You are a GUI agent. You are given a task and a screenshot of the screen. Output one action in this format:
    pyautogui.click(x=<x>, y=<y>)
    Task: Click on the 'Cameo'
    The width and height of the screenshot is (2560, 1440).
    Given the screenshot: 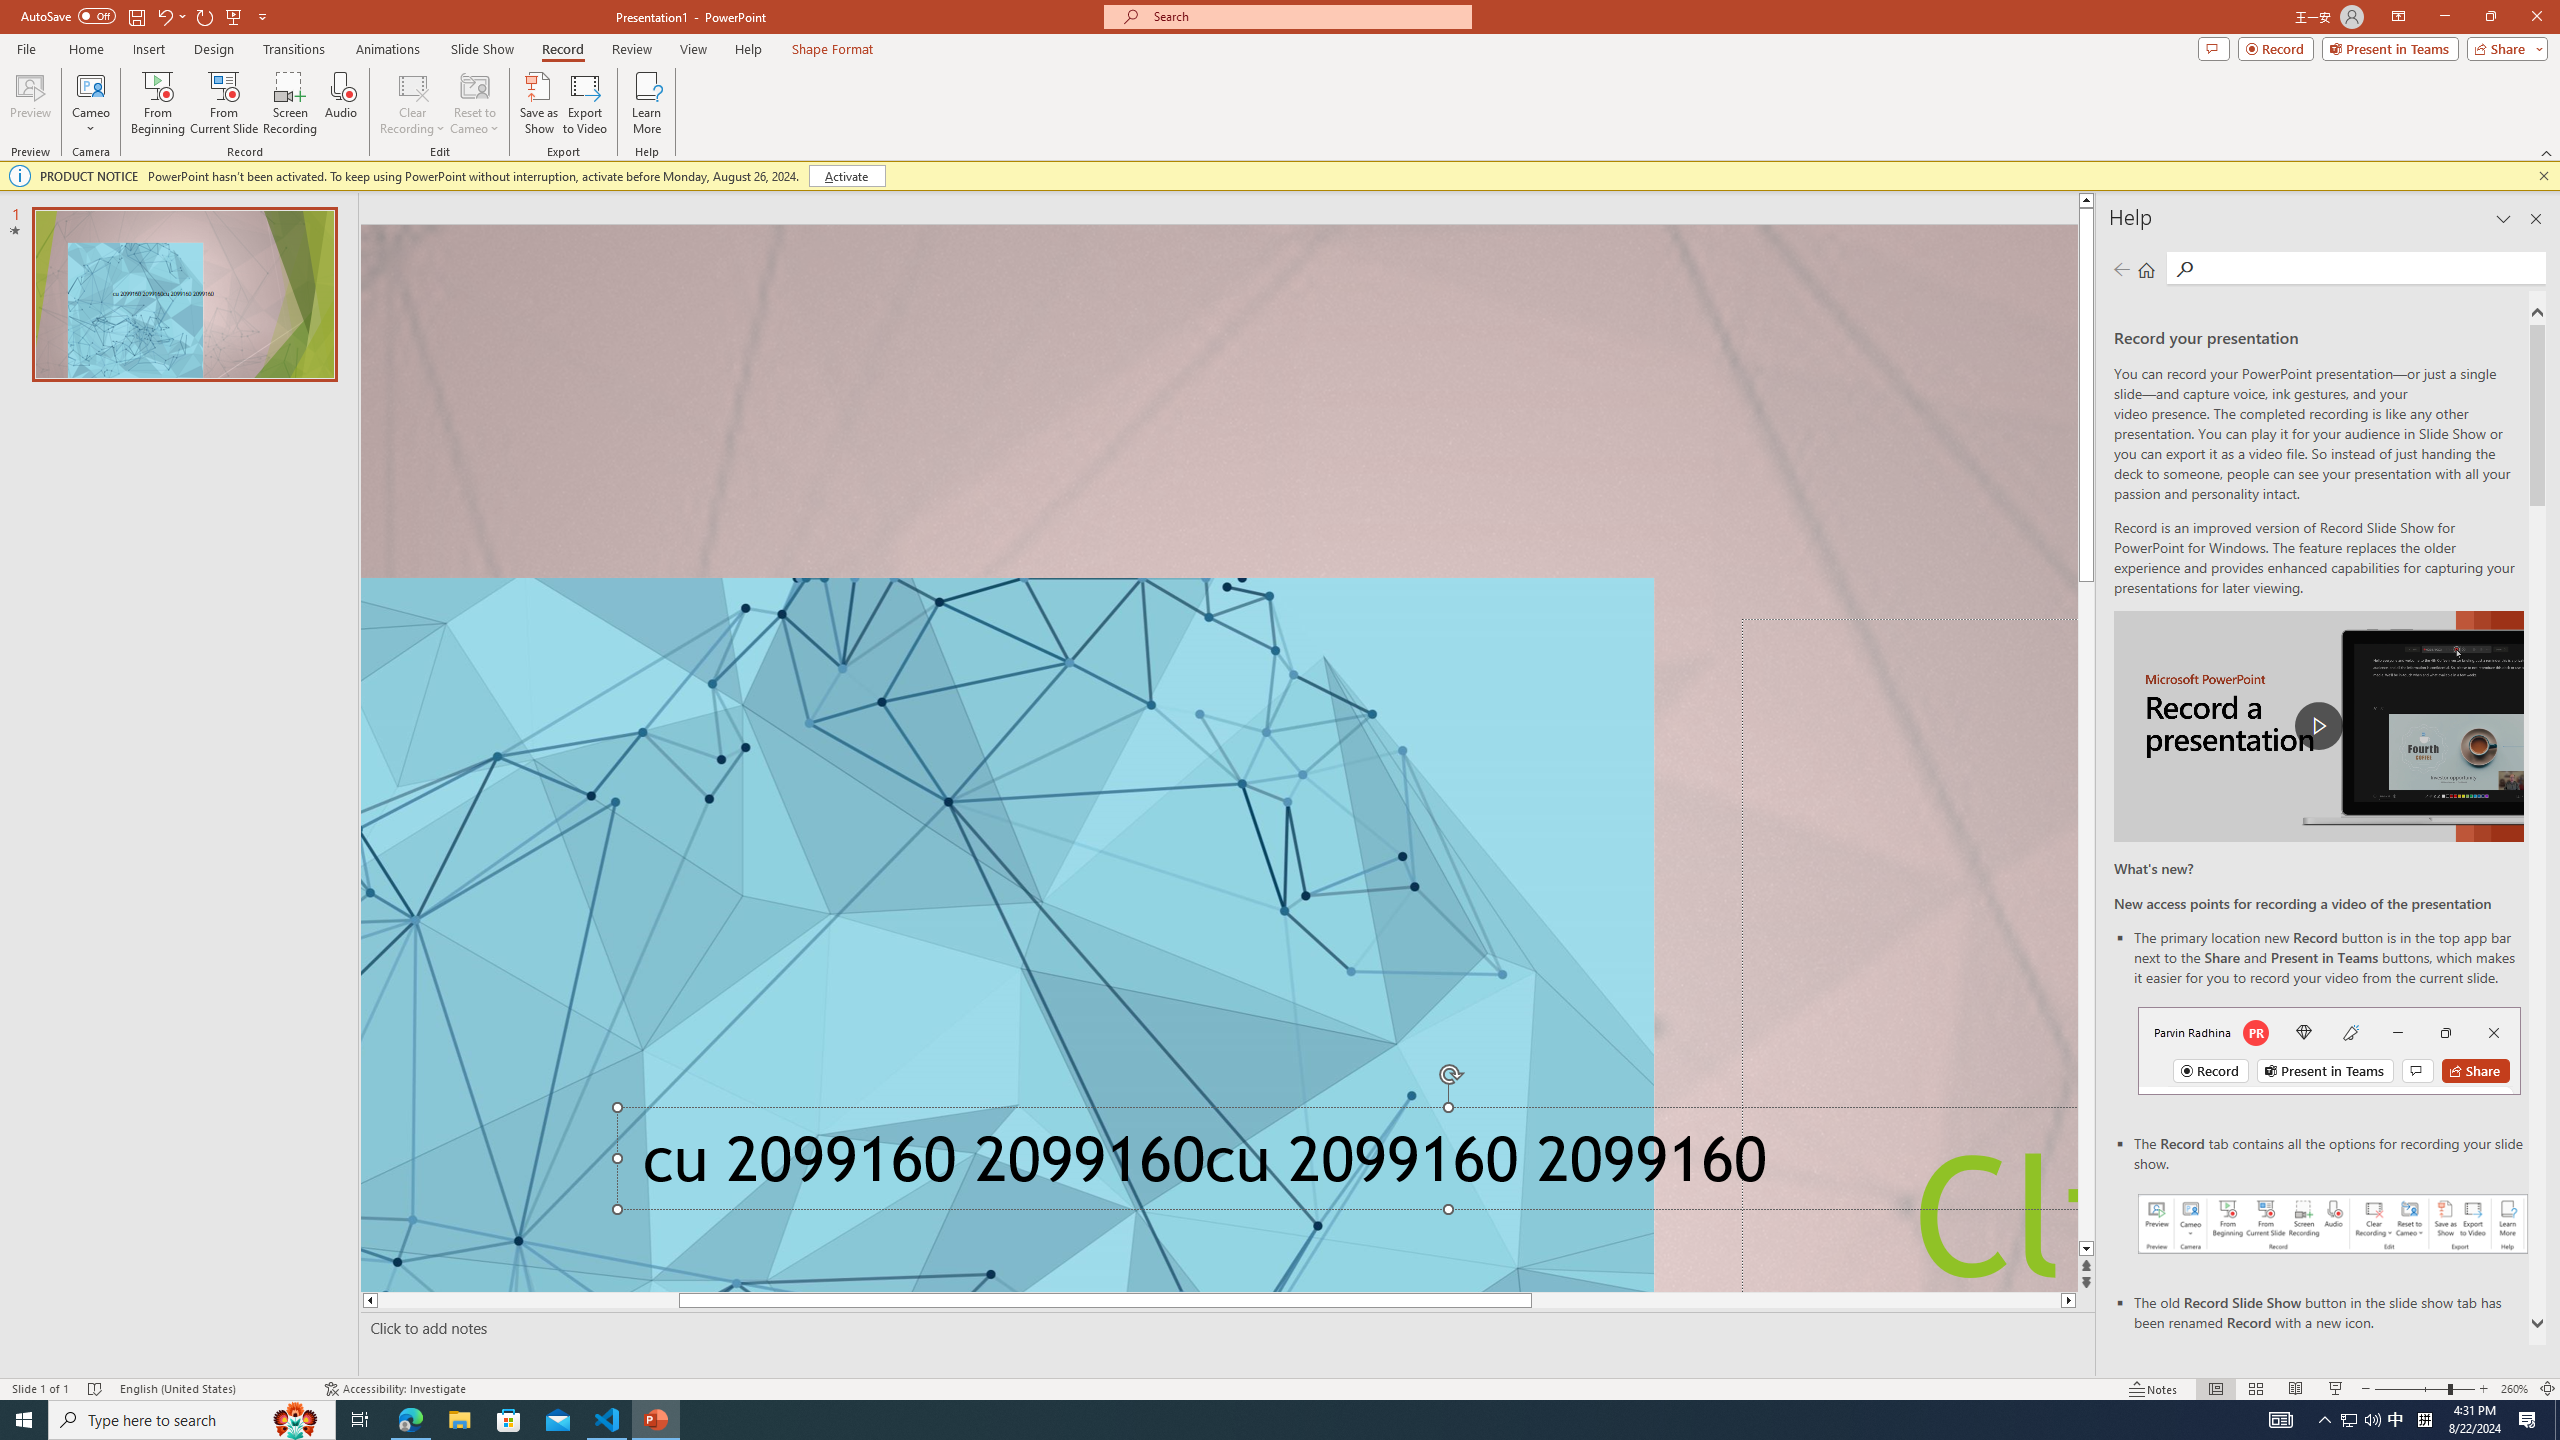 What is the action you would take?
    pyautogui.click(x=89, y=84)
    